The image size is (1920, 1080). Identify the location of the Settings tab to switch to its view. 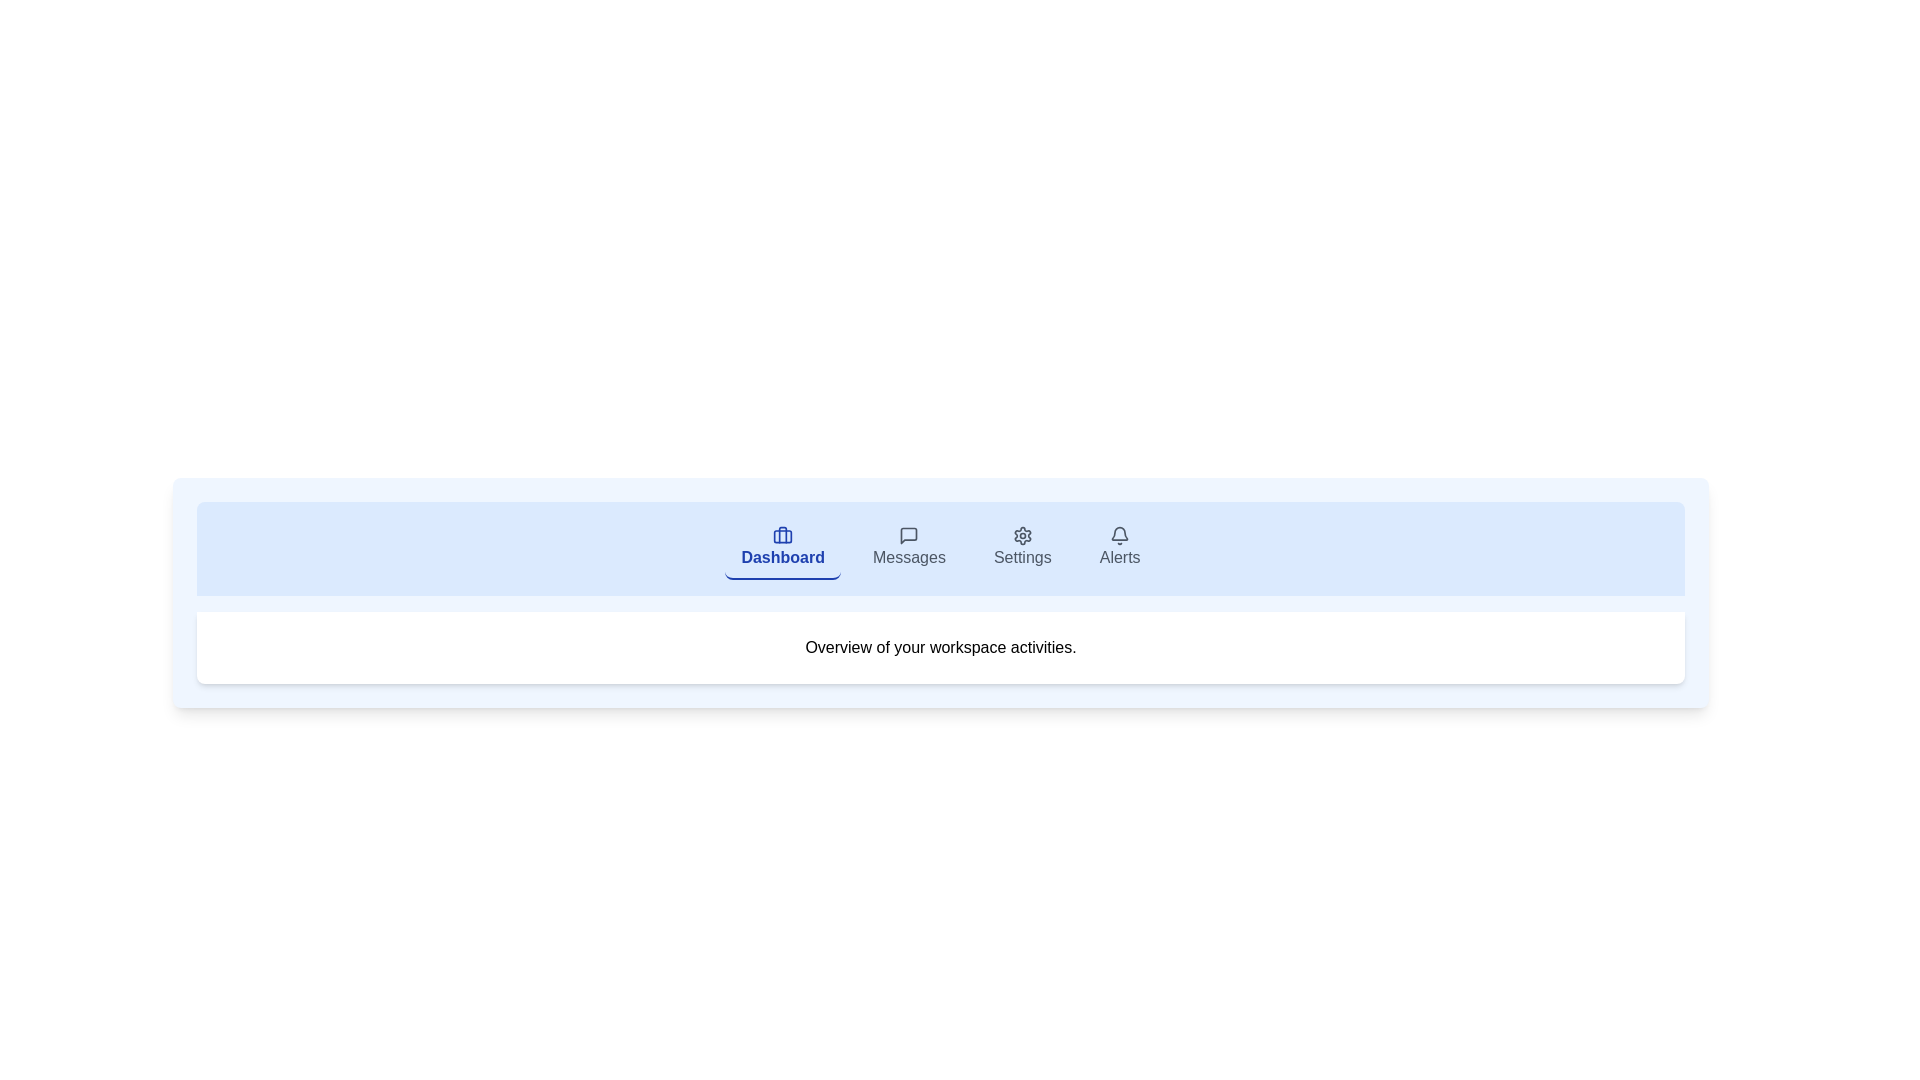
(1022, 548).